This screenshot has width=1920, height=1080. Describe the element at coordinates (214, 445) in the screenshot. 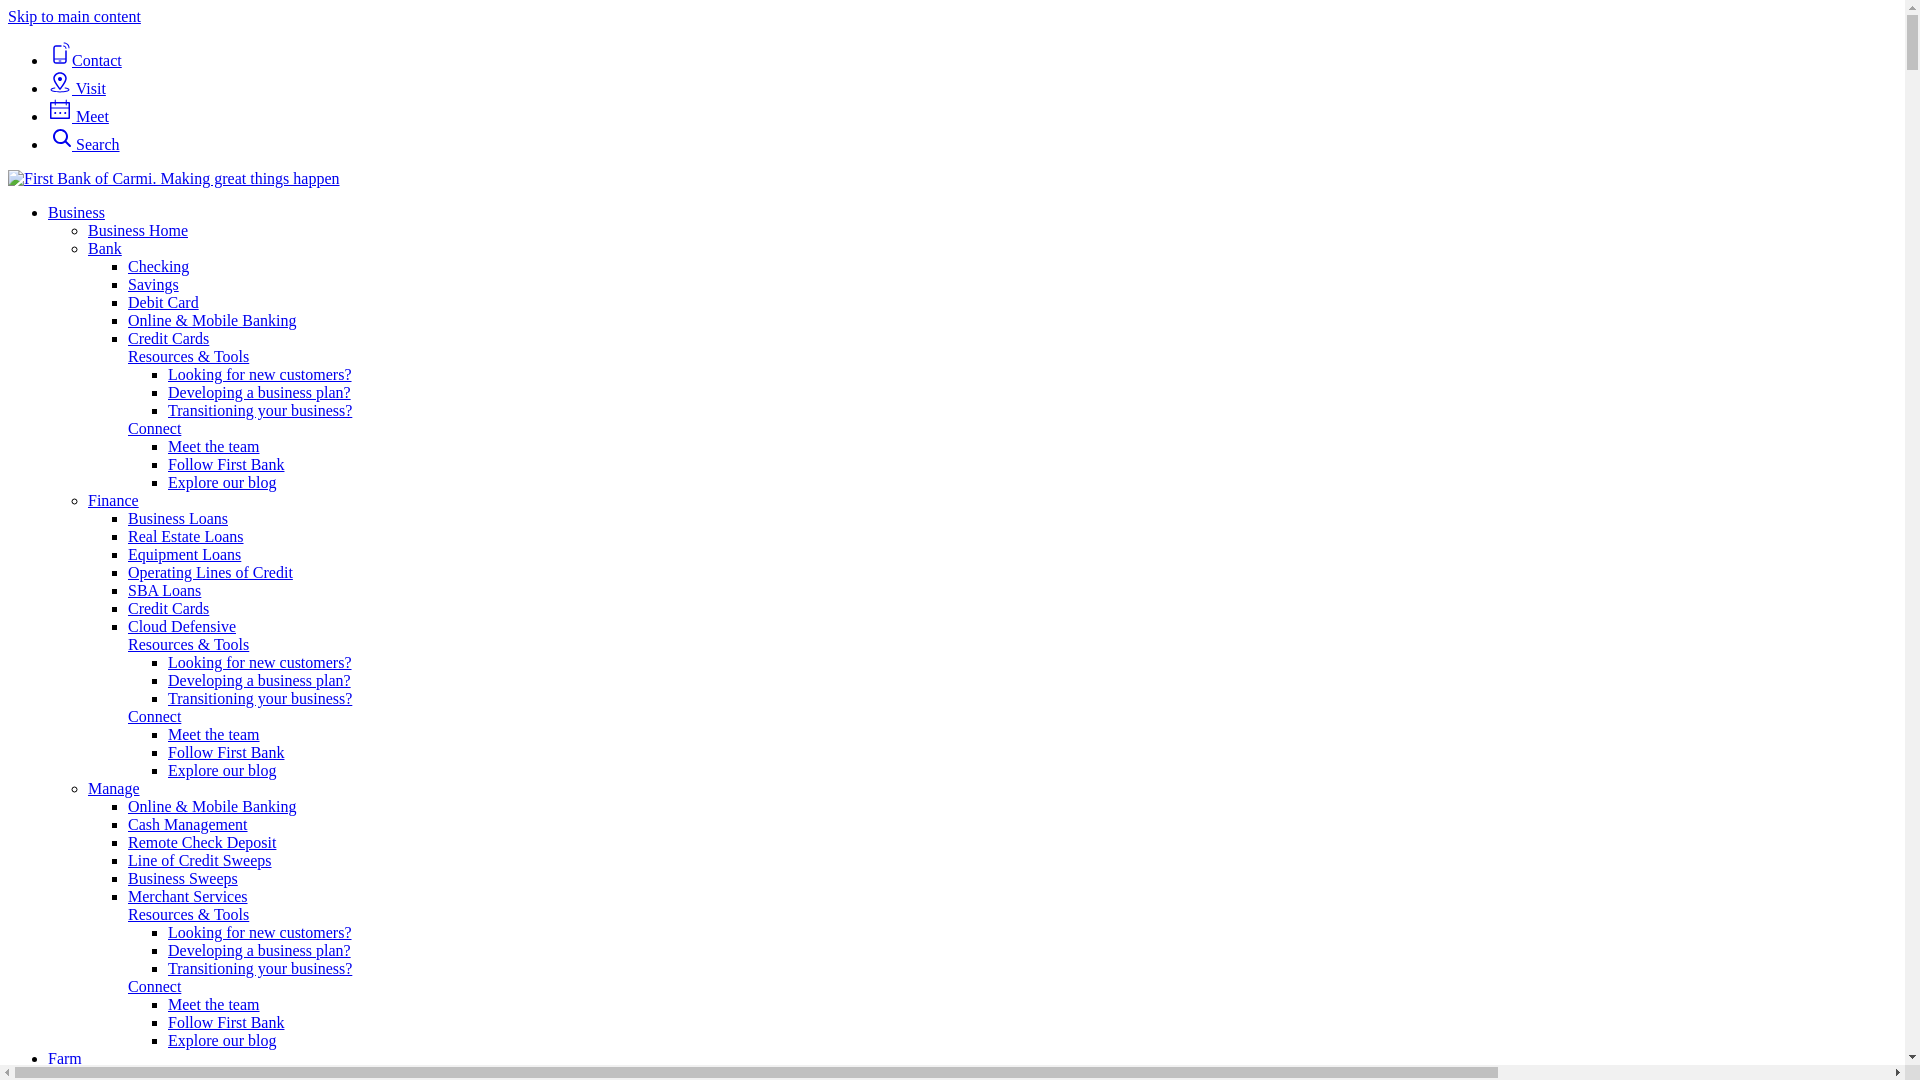

I see `'Meet the team'` at that location.